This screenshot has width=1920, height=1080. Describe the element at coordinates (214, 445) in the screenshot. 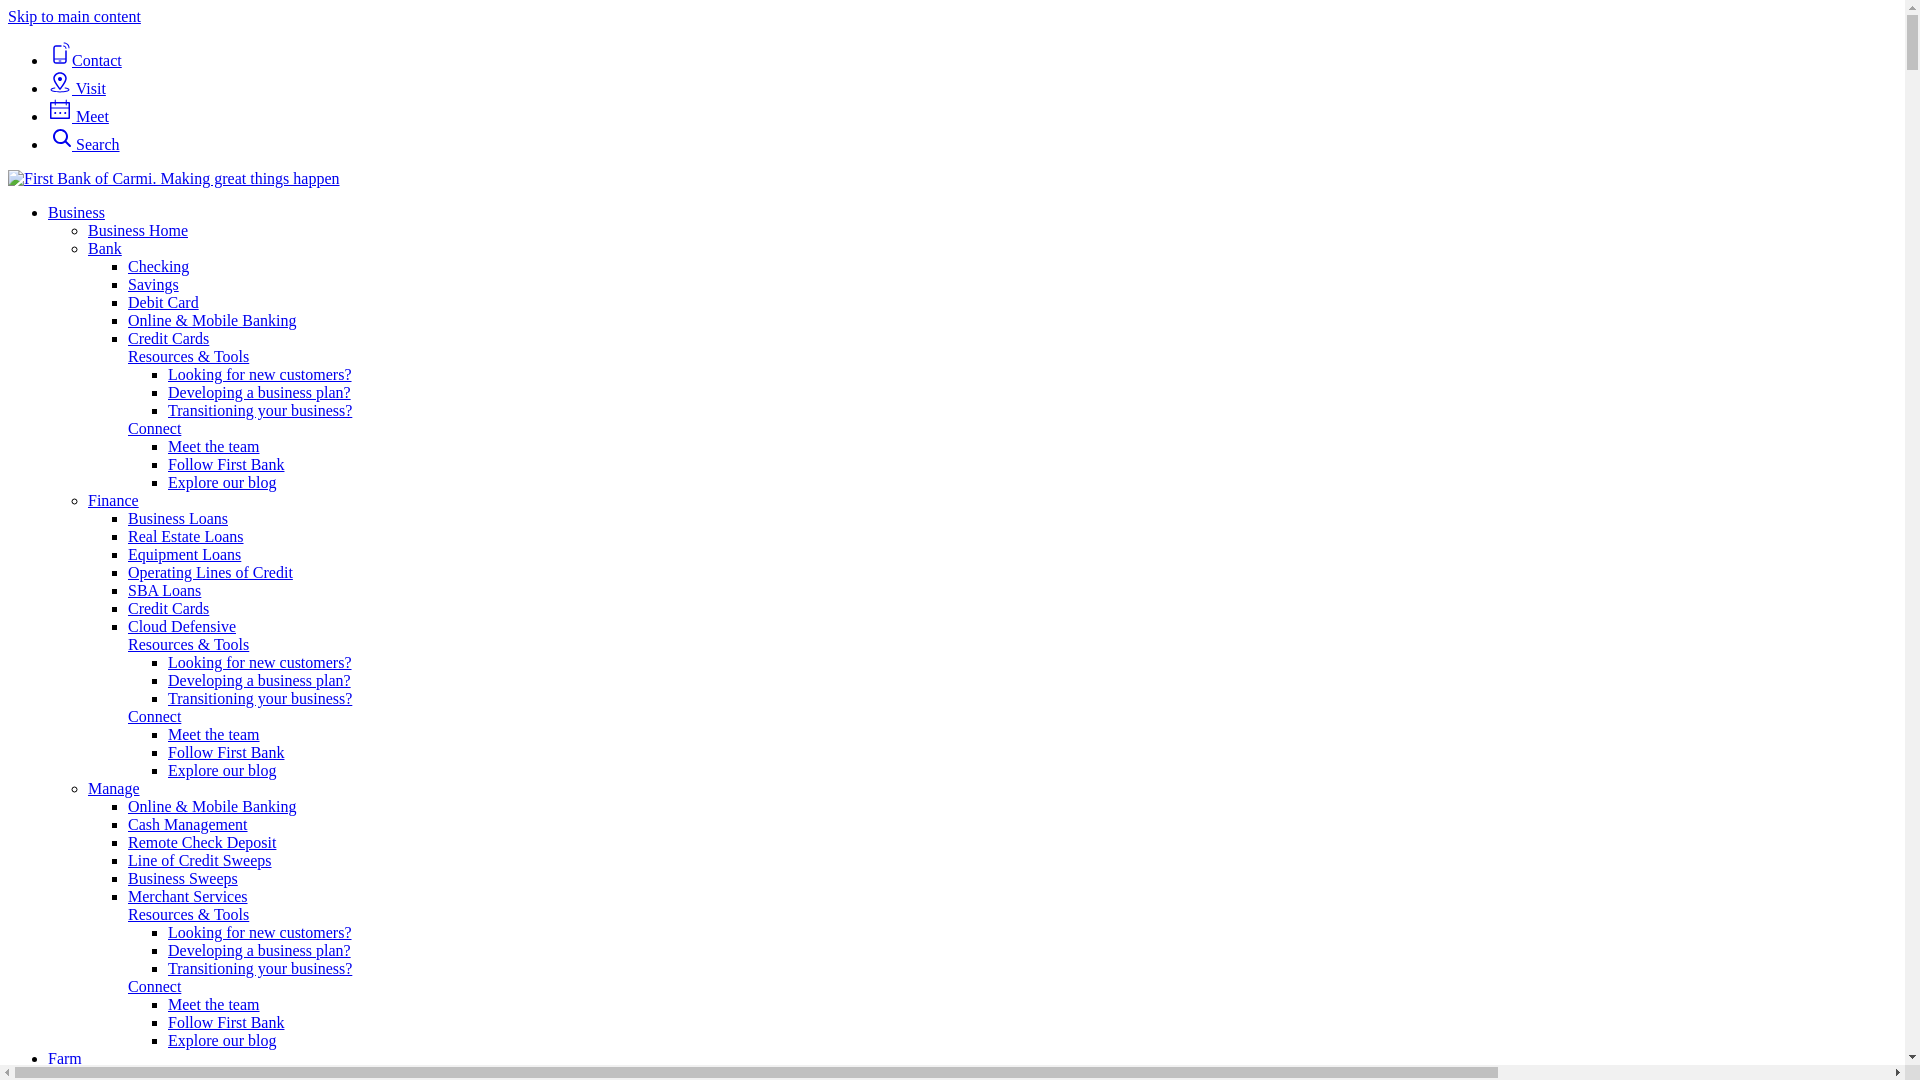

I see `'Meet the team'` at that location.